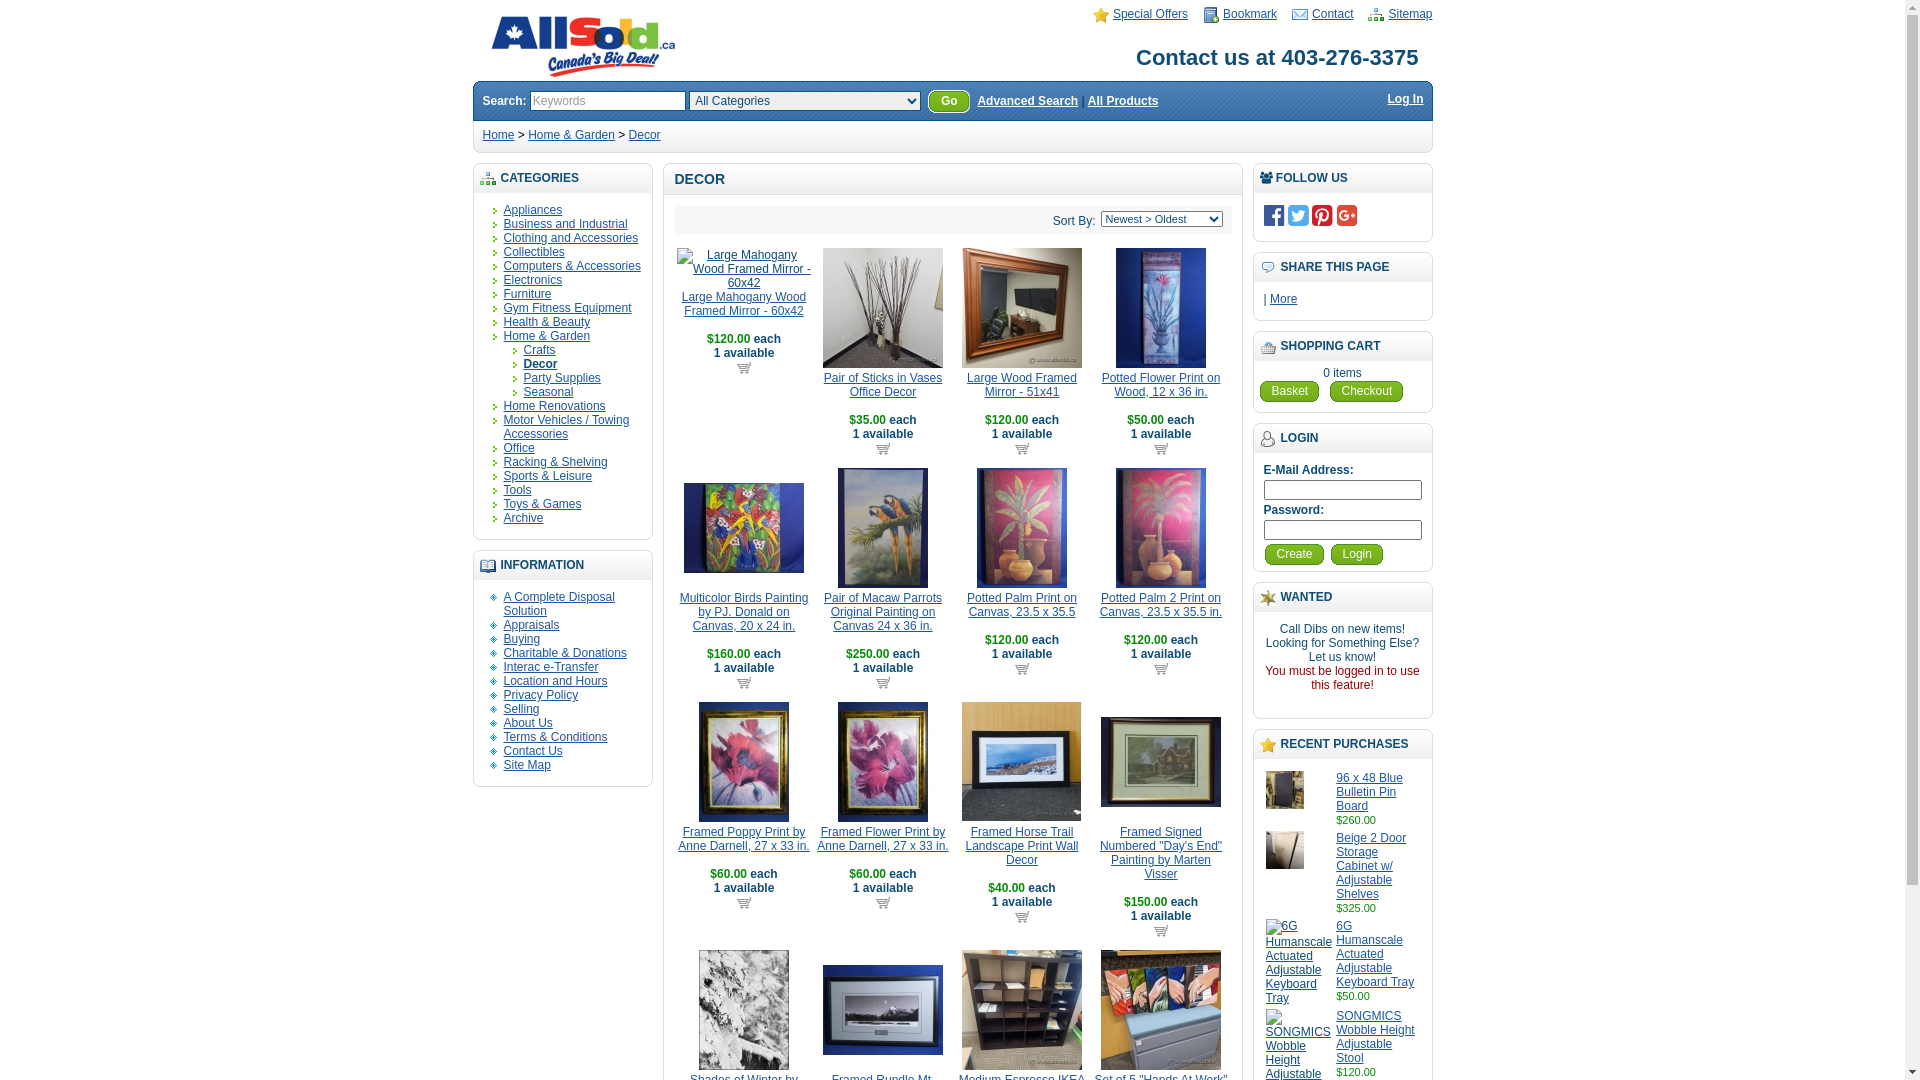 The width and height of the screenshot is (1920, 1080). What do you see at coordinates (504, 405) in the screenshot?
I see `'Home Renovations'` at bounding box center [504, 405].